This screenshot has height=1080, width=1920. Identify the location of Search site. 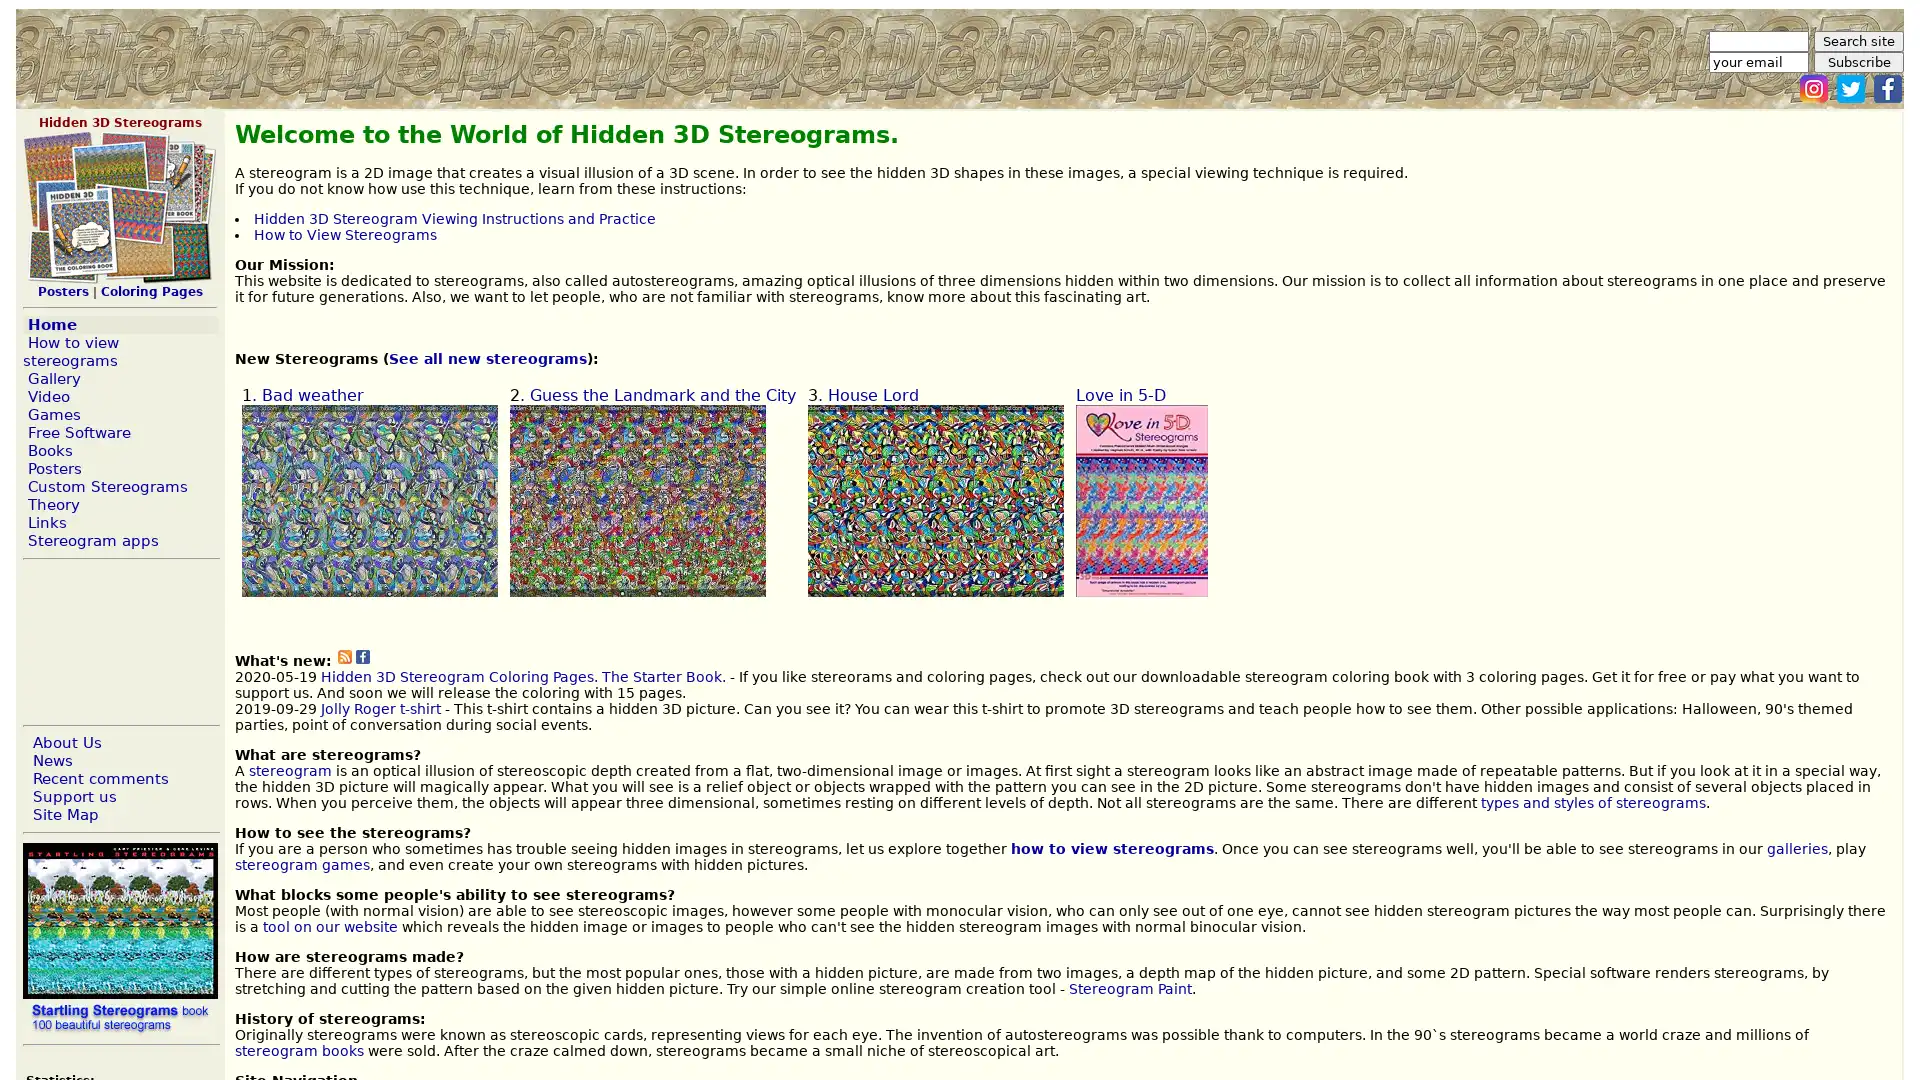
(1857, 41).